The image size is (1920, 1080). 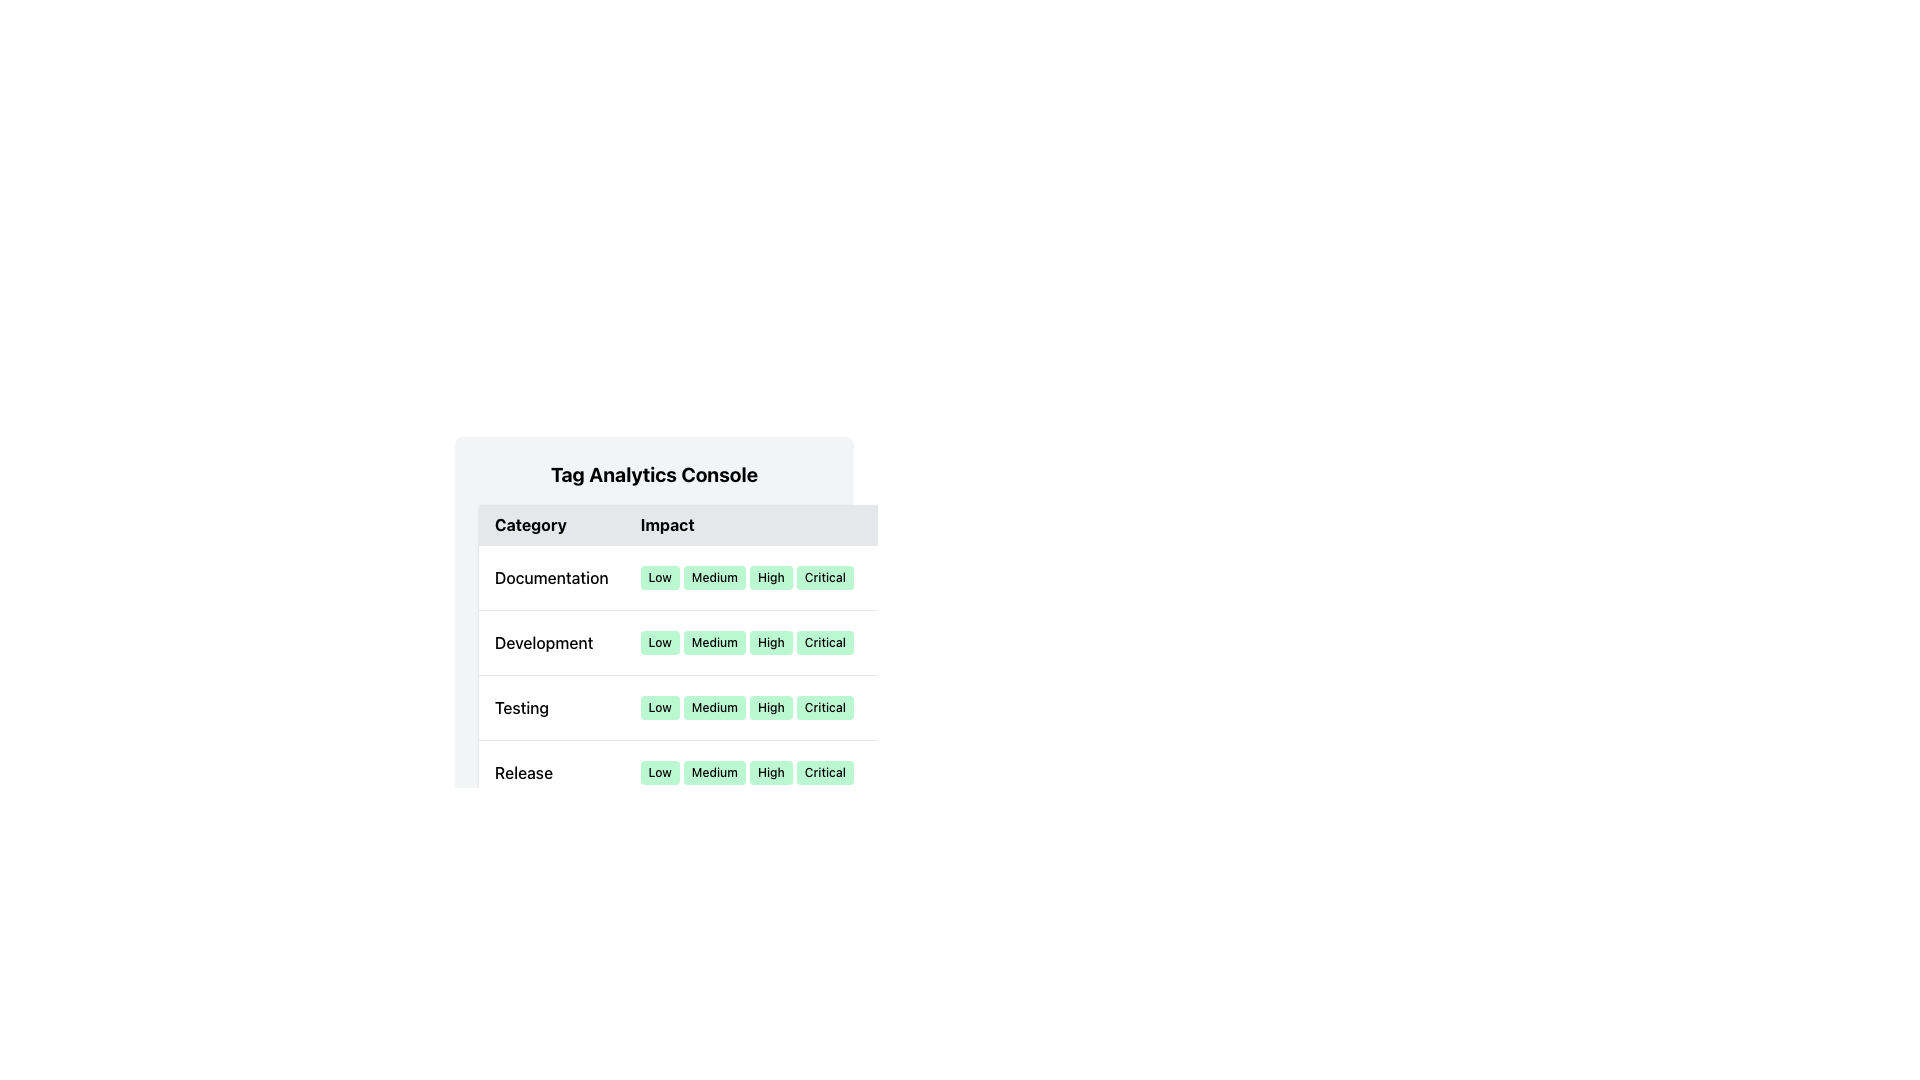 What do you see at coordinates (770, 643) in the screenshot?
I see `the 'High' severity label, which is the third label in the 'Impact' column of the 'Development' row, positioned between the 'Medium' and 'Critical' labels` at bounding box center [770, 643].